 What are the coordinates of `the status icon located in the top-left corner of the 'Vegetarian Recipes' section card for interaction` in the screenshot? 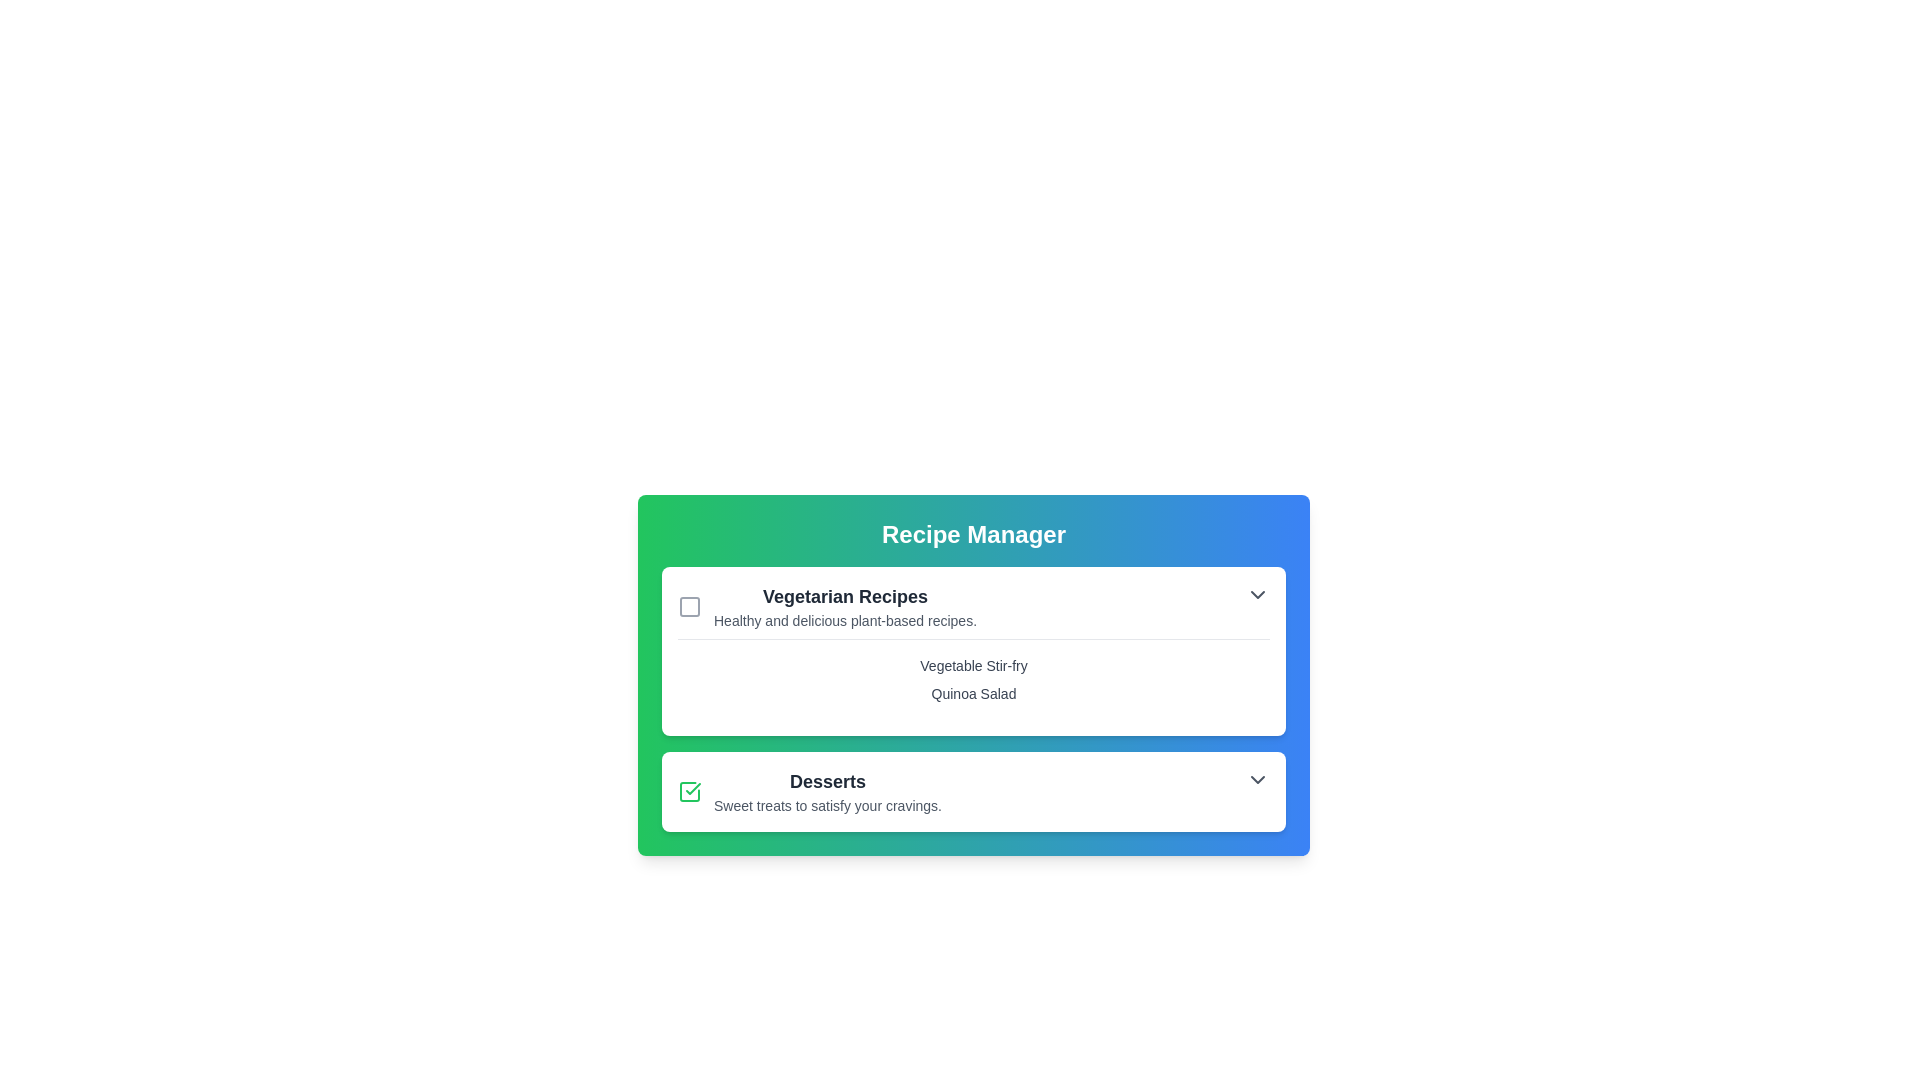 It's located at (690, 605).